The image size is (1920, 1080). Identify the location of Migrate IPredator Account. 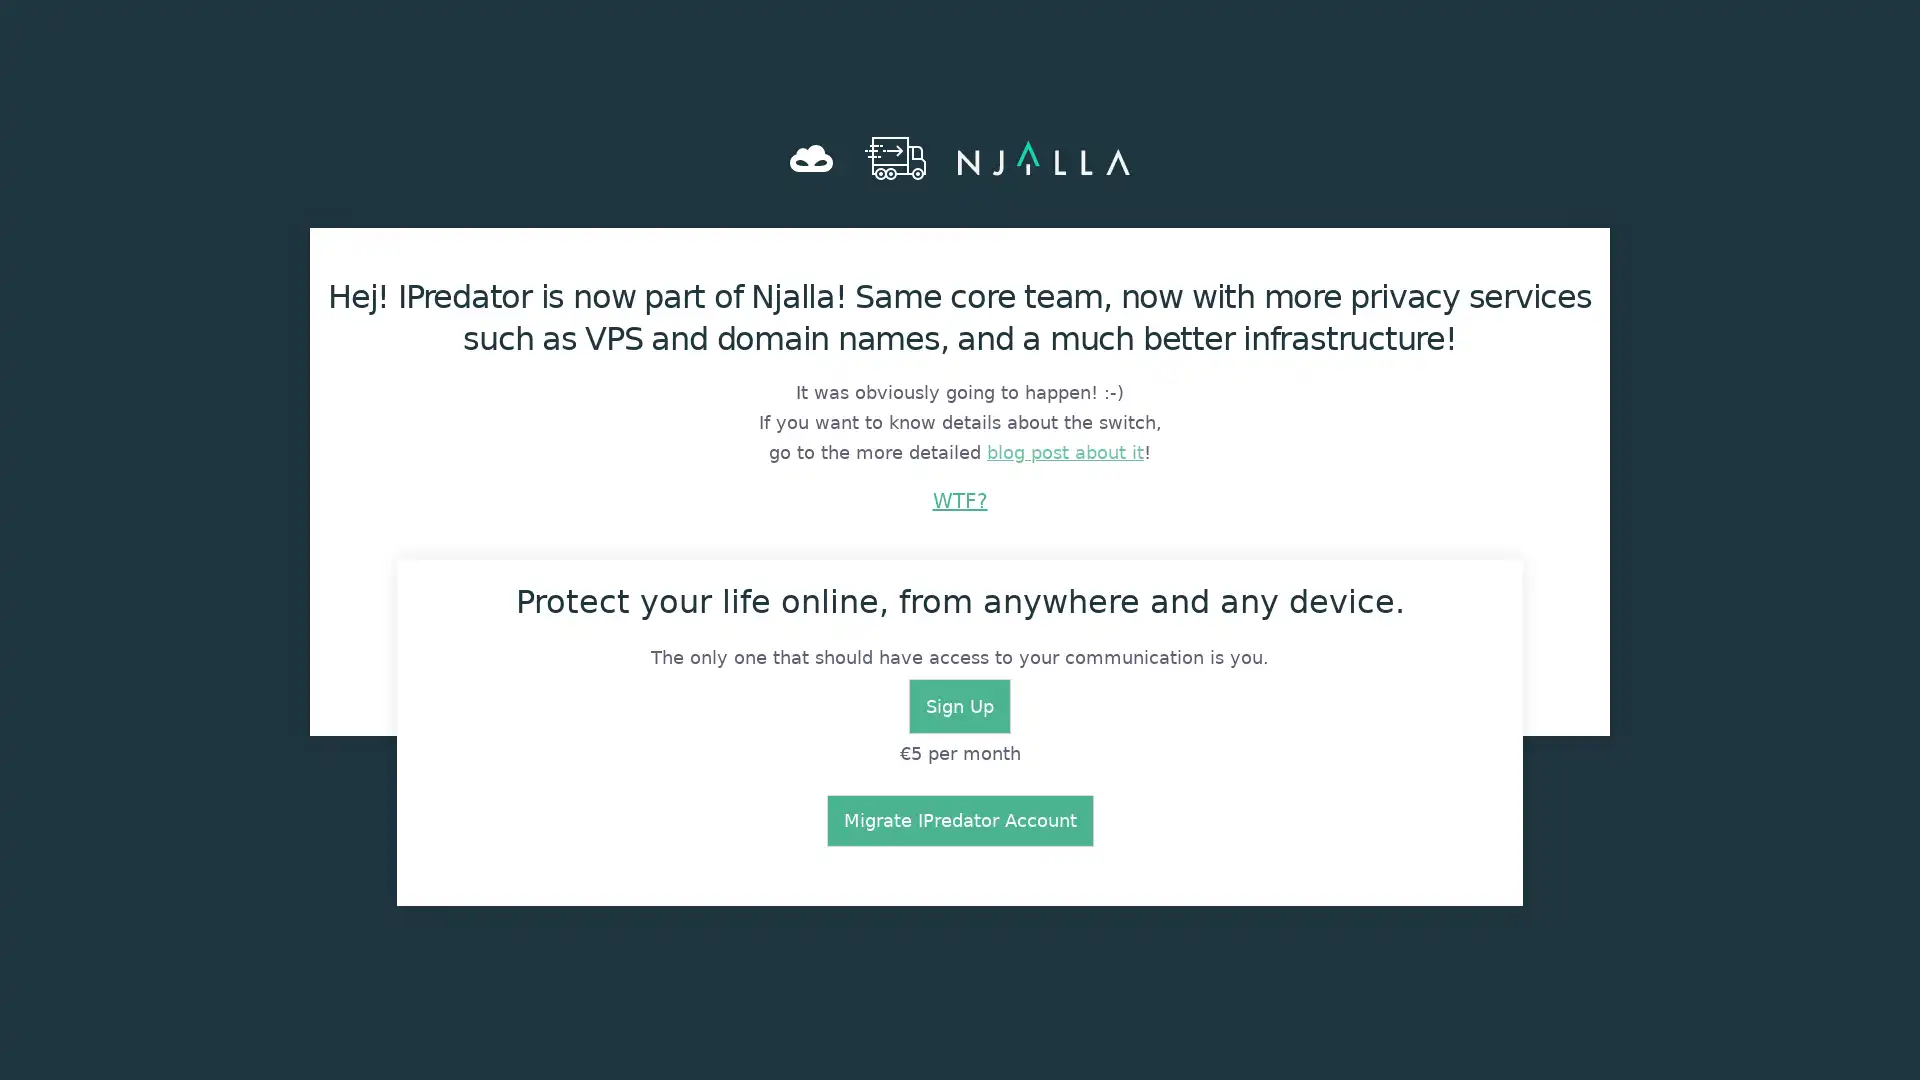
(958, 821).